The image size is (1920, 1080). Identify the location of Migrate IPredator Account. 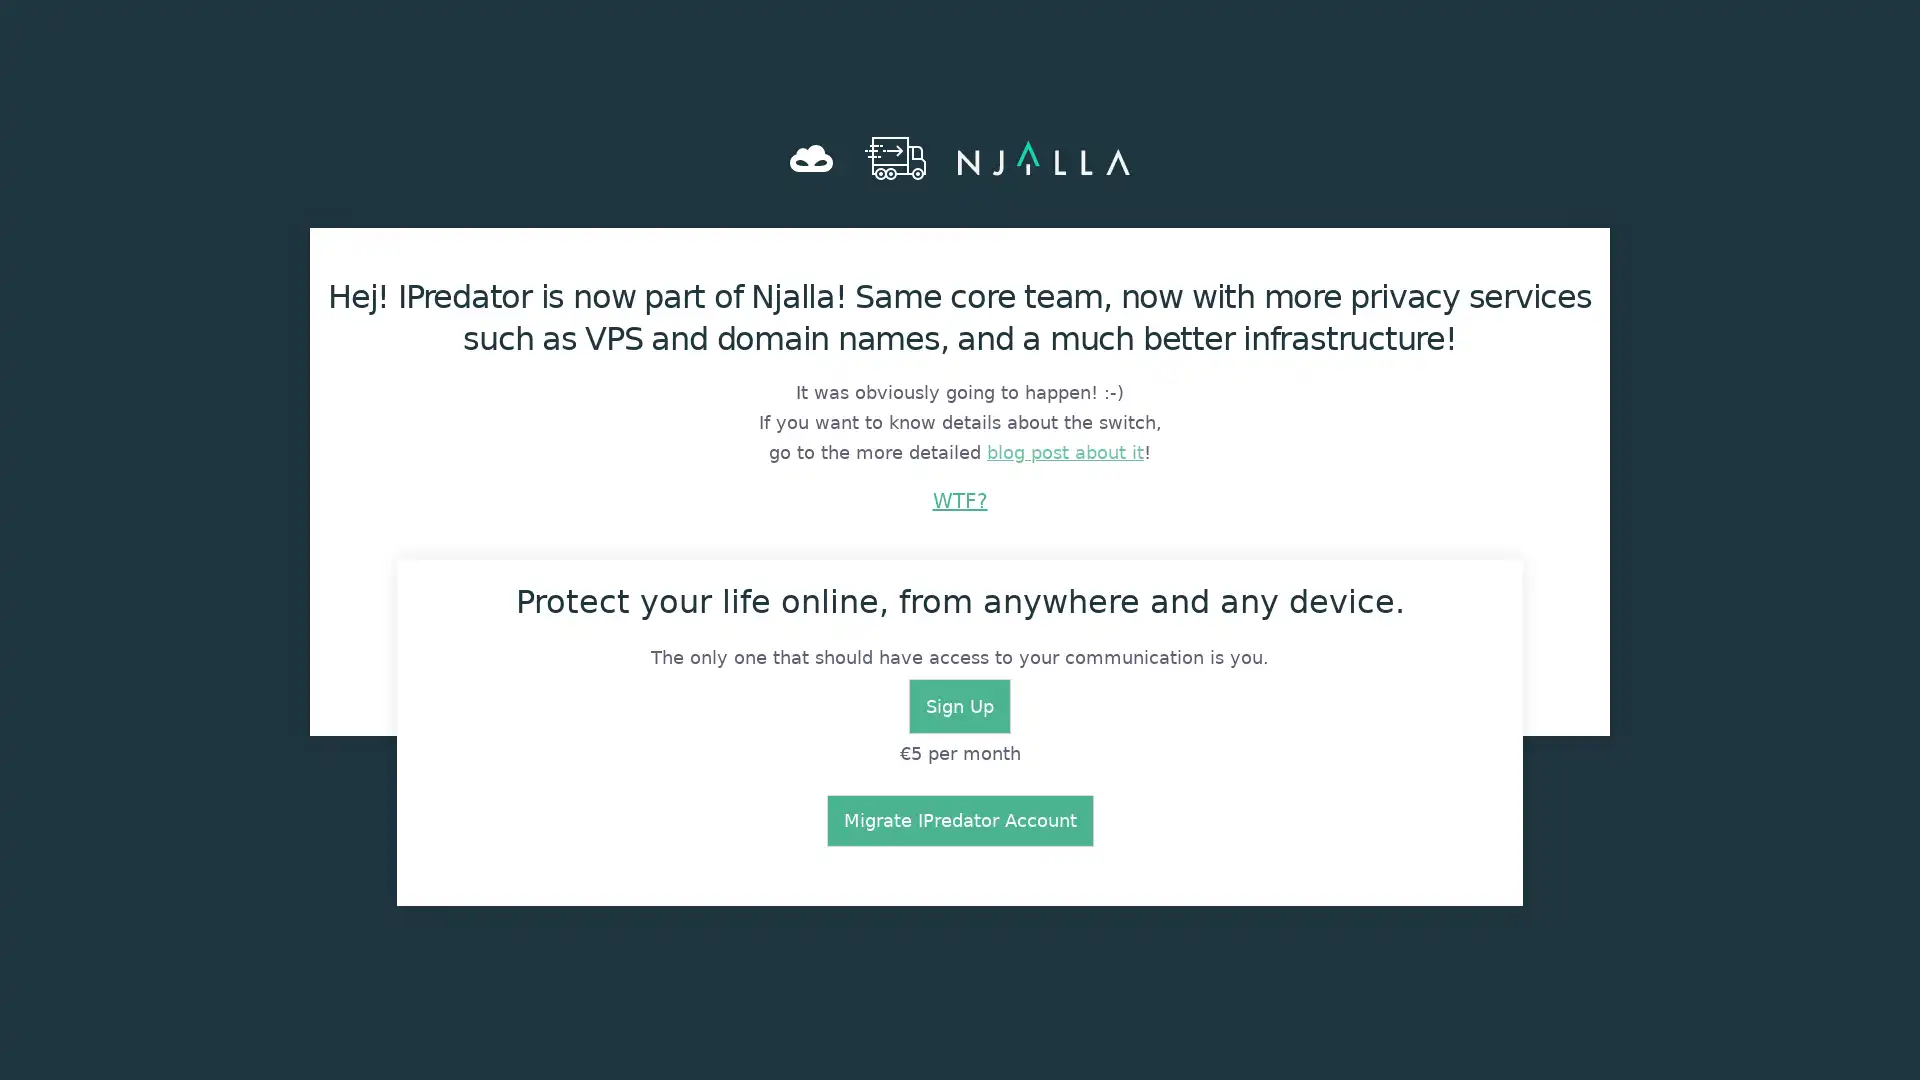
(958, 821).